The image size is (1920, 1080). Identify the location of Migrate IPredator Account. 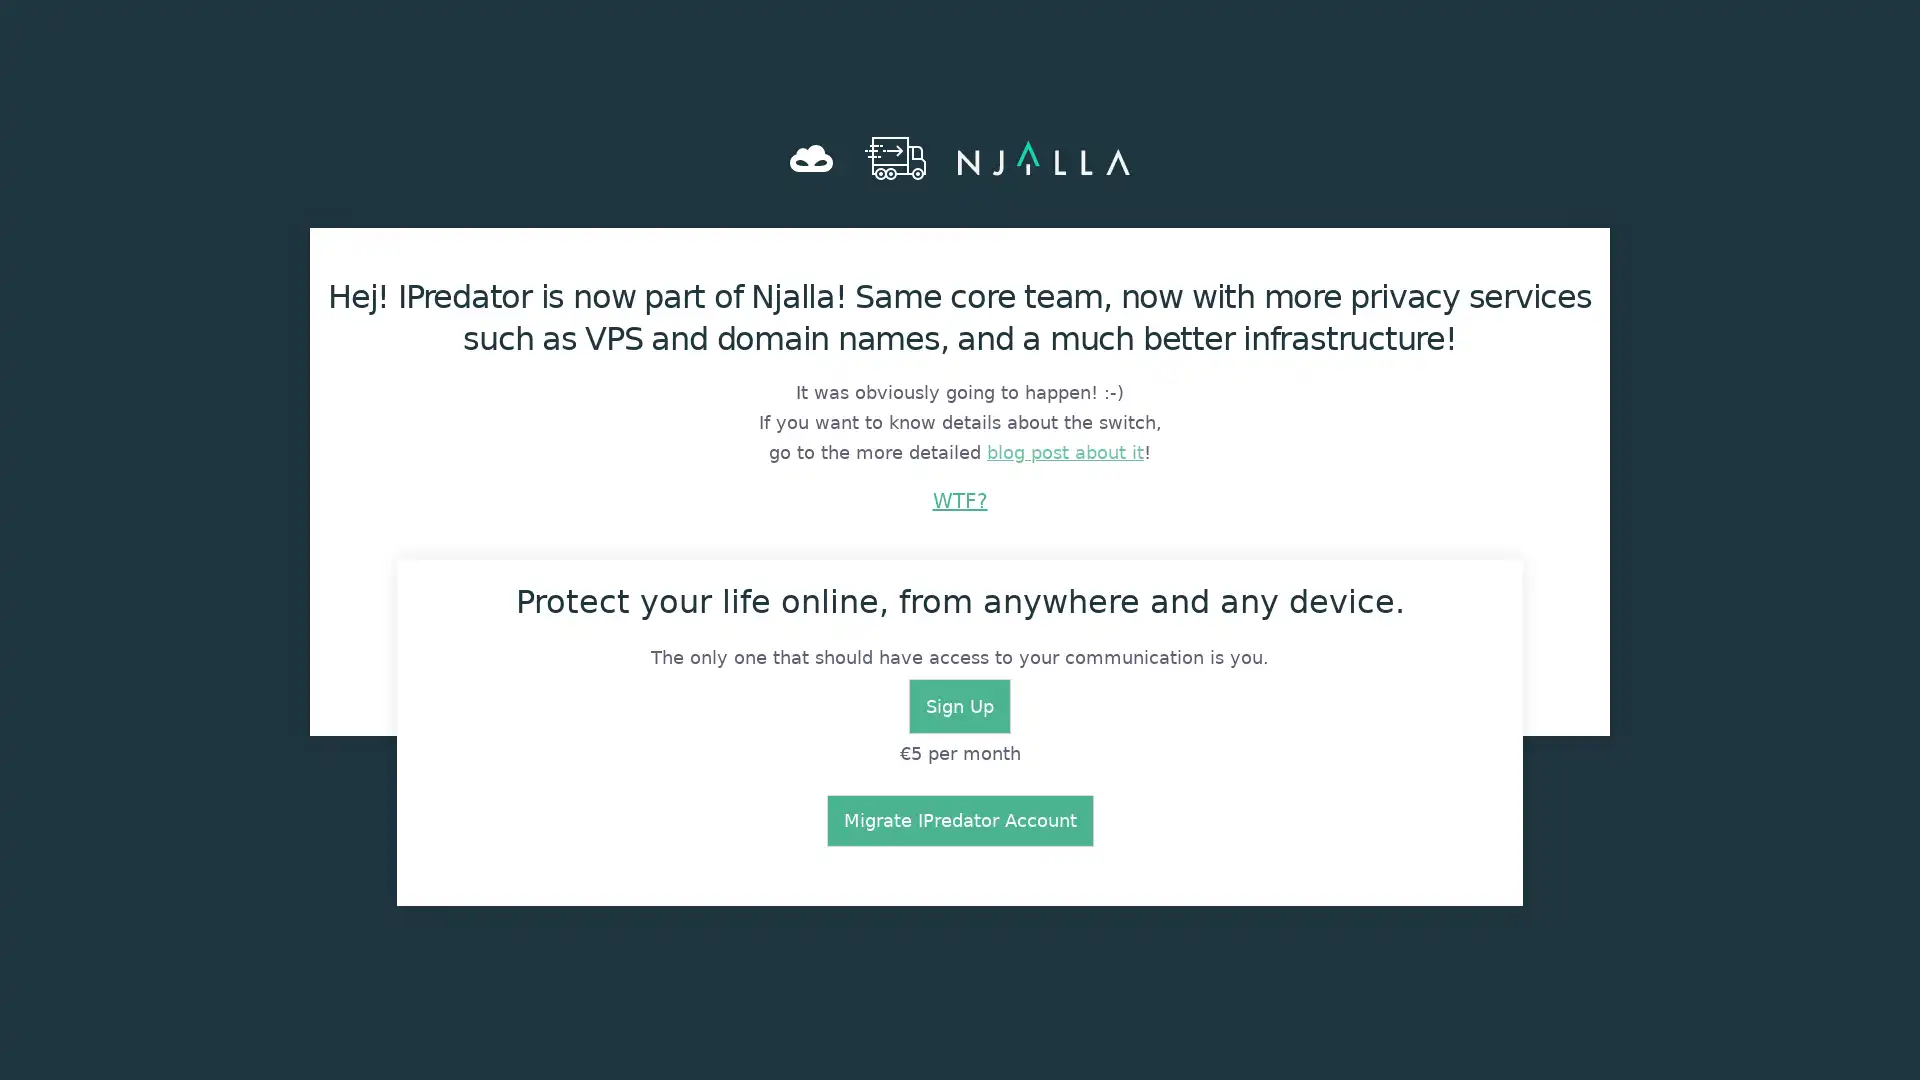
(958, 821).